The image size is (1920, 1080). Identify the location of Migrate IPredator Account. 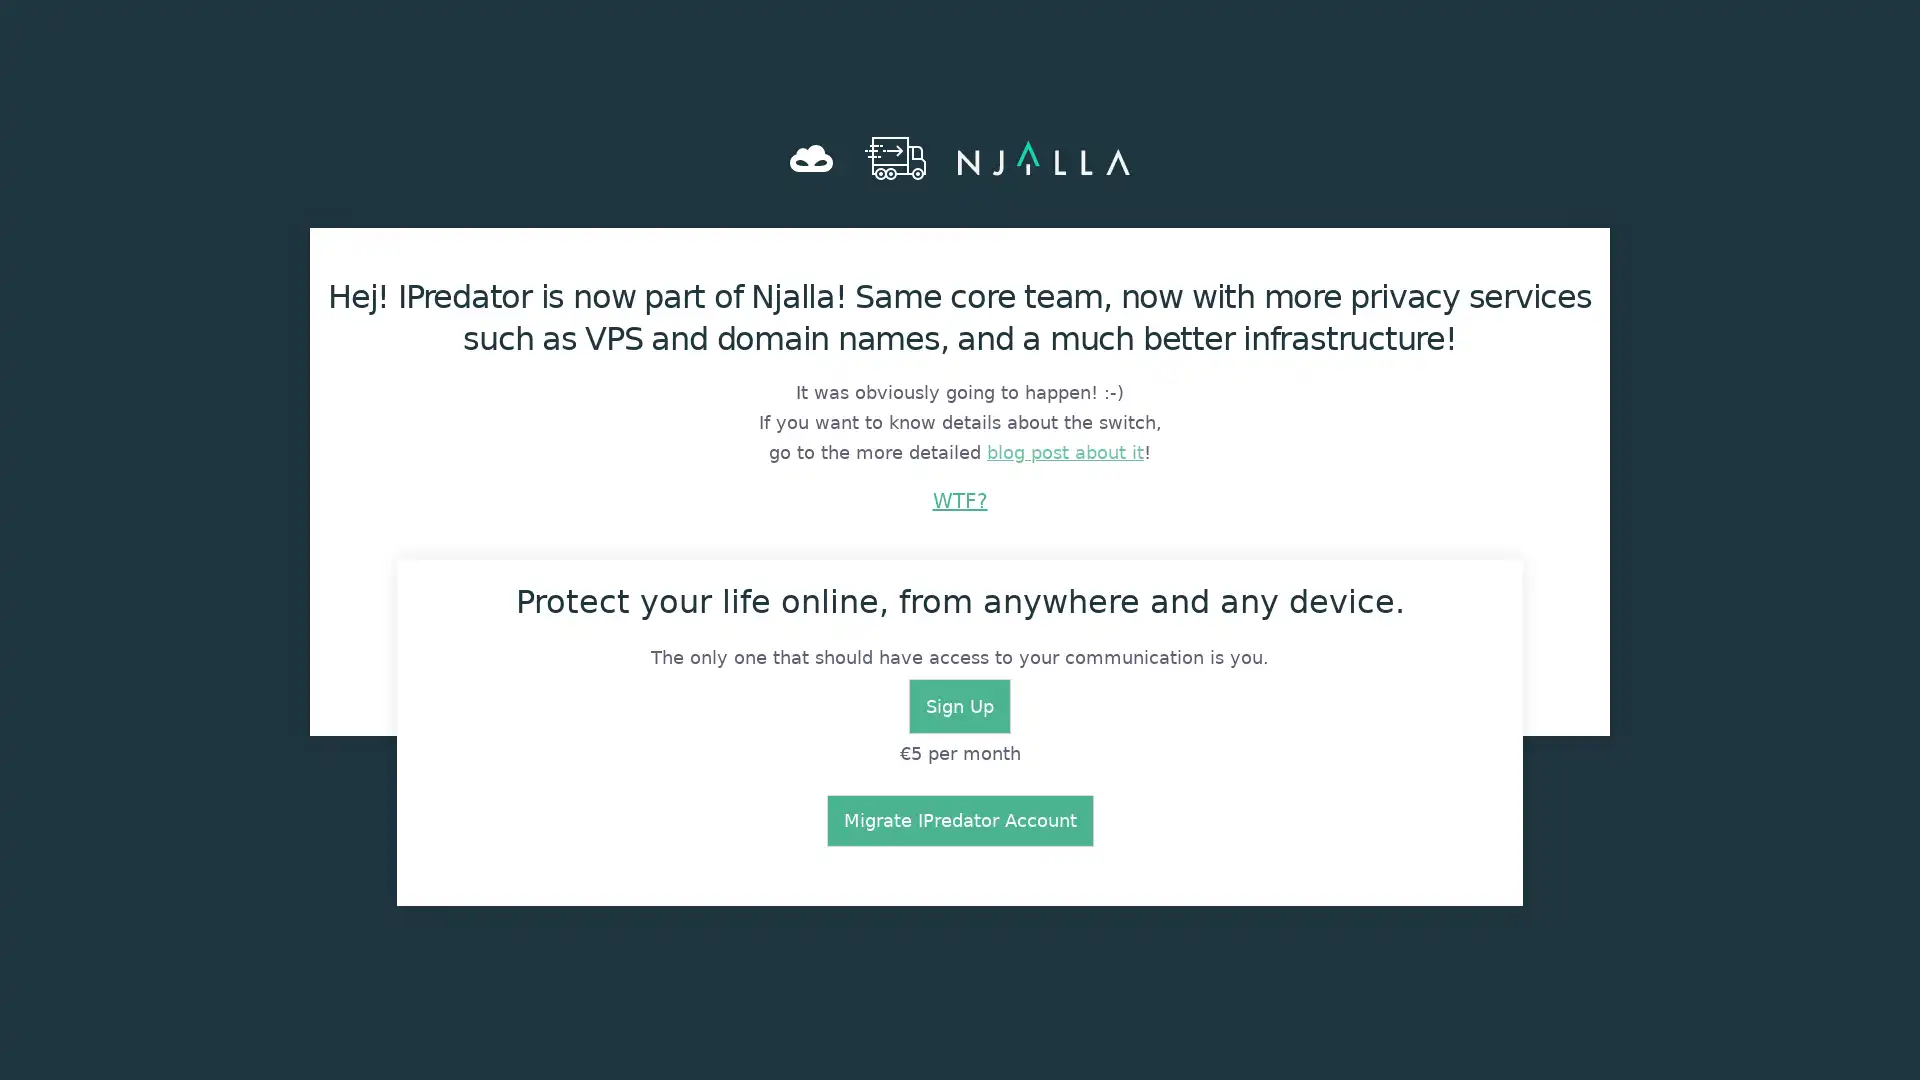
(958, 821).